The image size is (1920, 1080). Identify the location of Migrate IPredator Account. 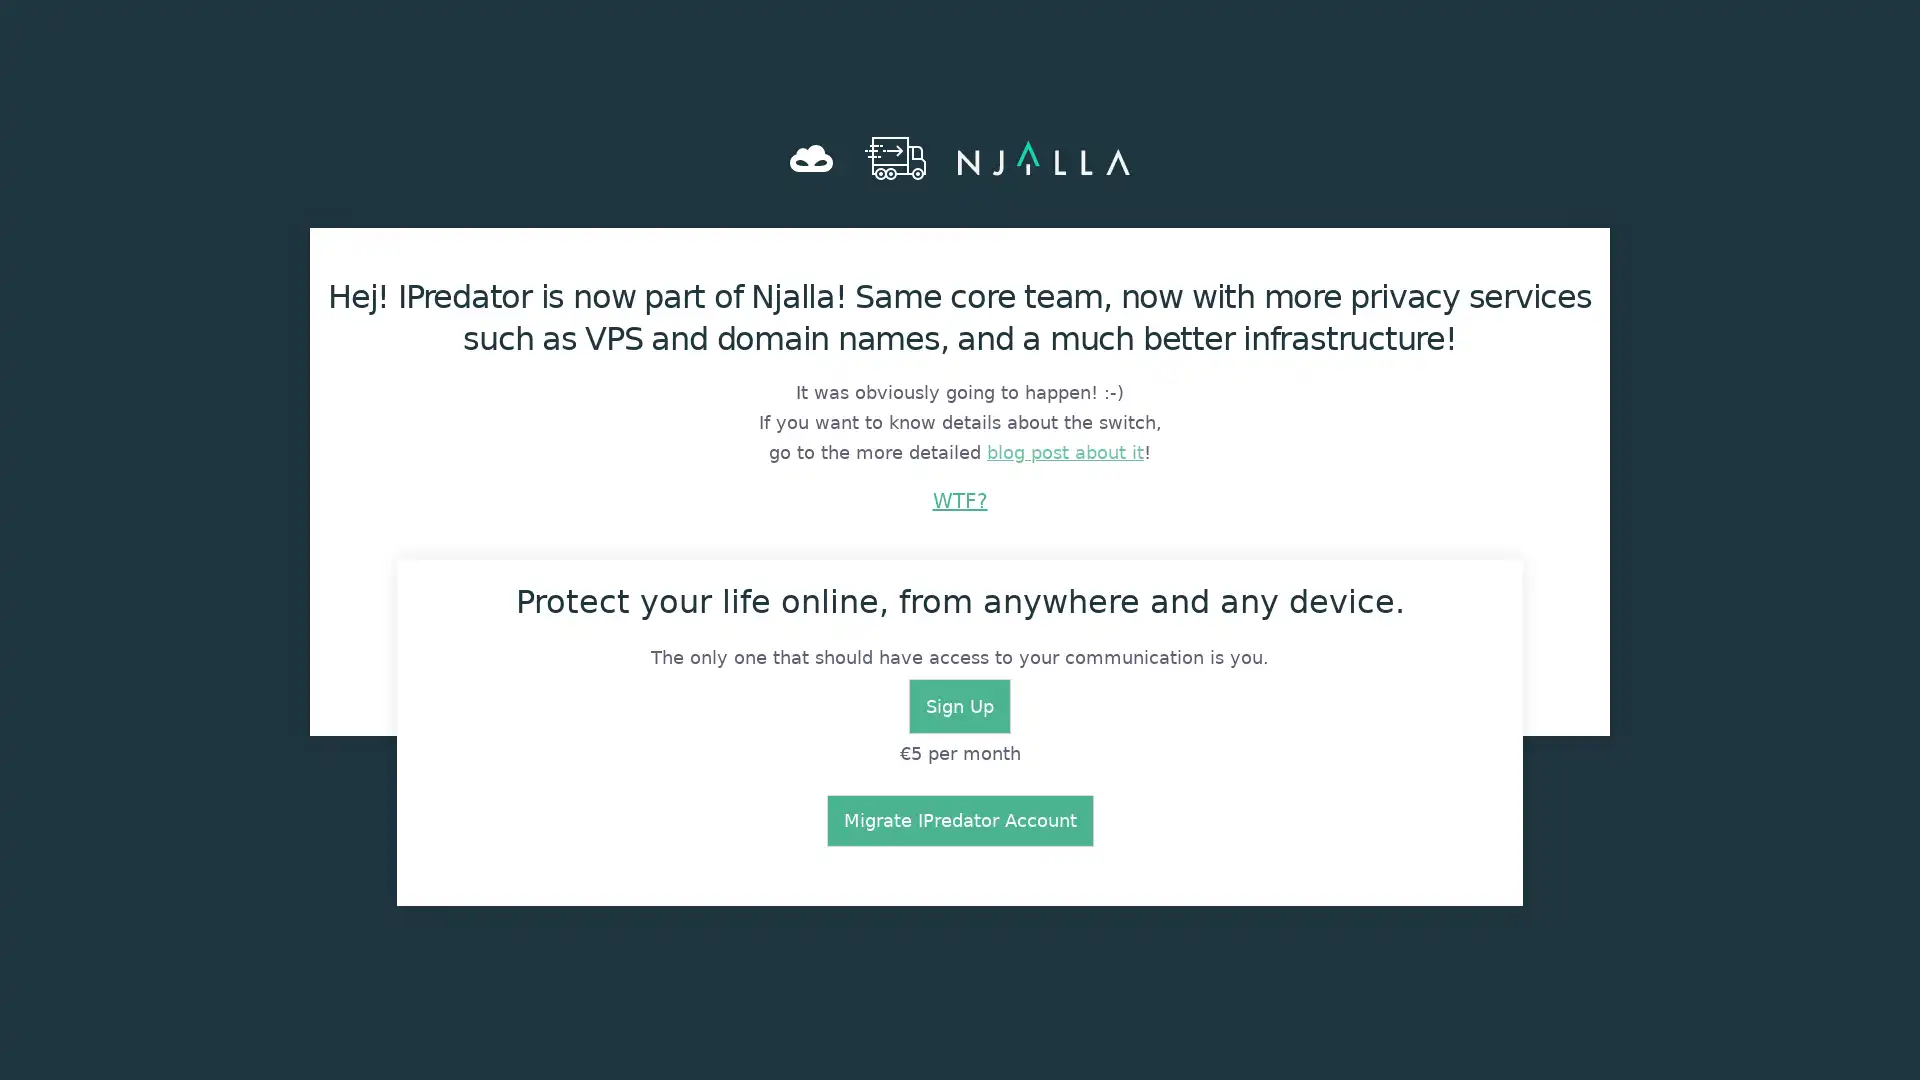
(958, 821).